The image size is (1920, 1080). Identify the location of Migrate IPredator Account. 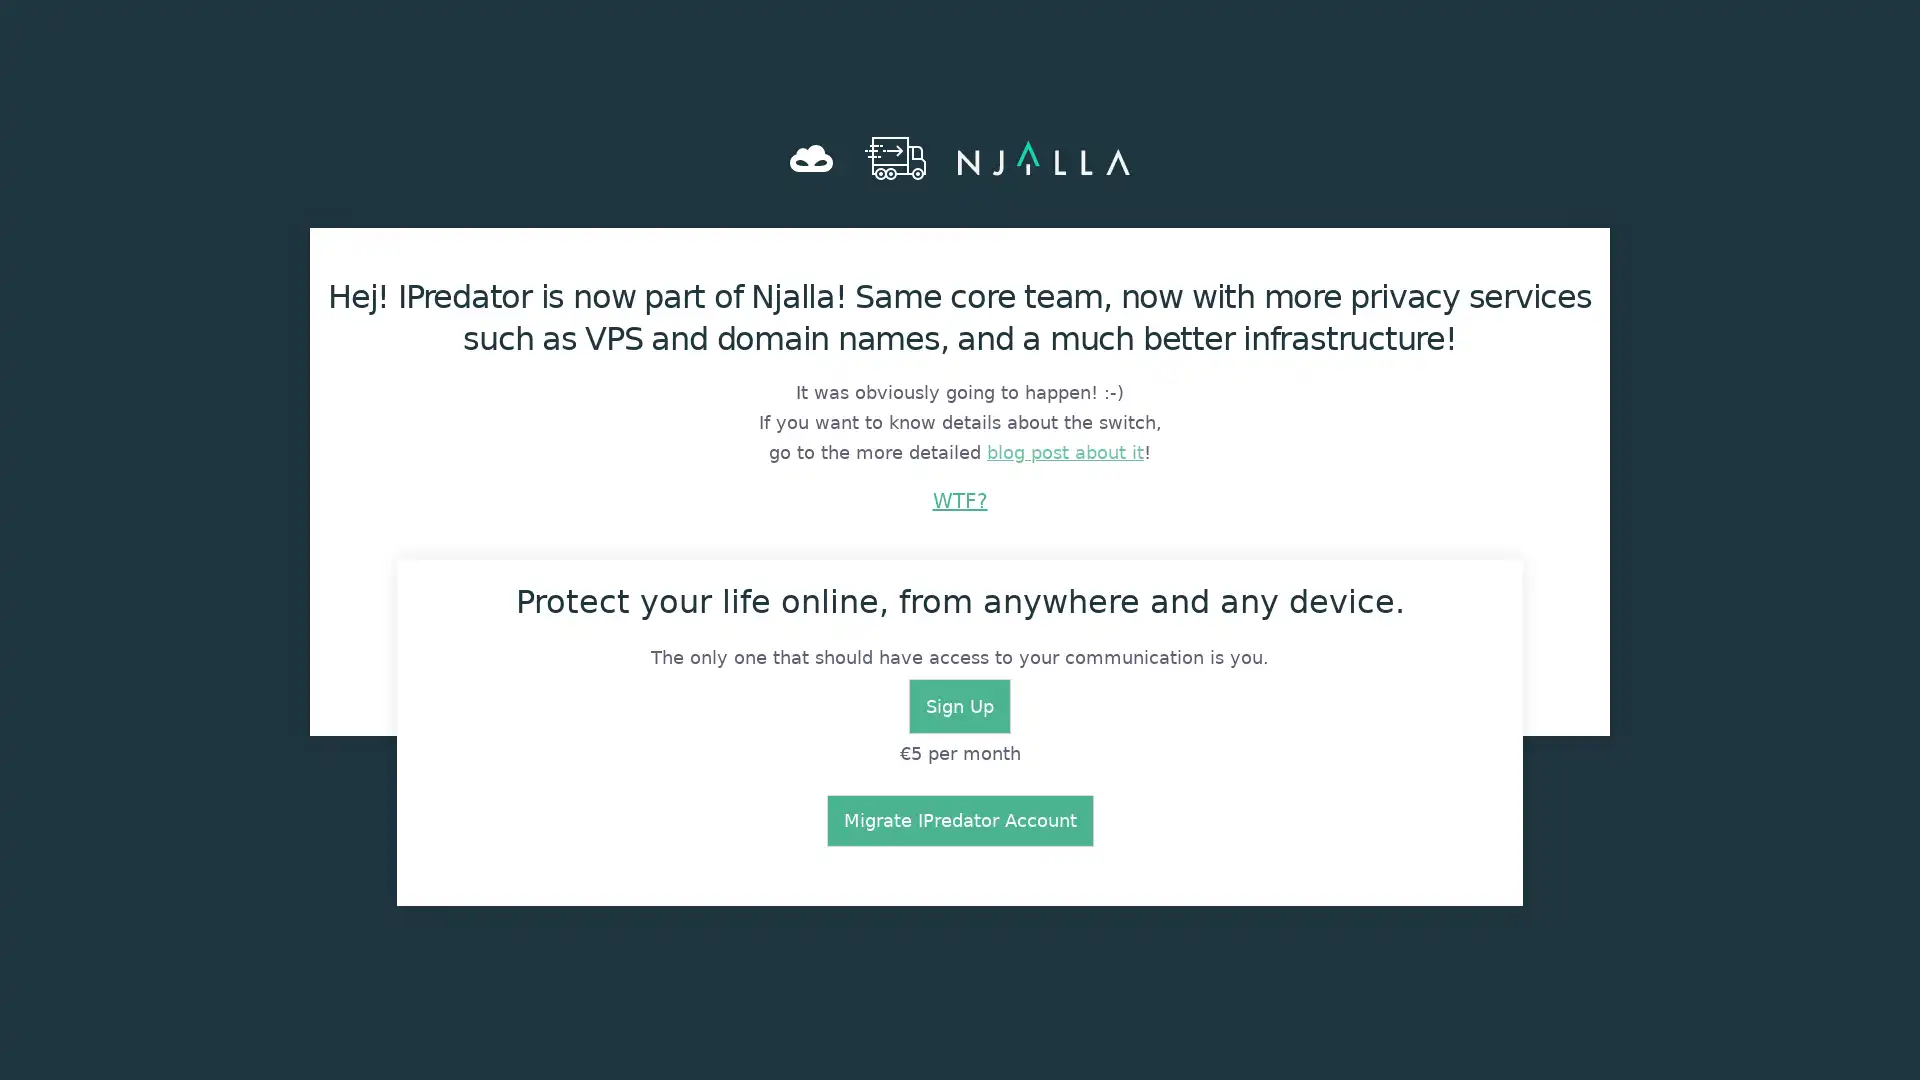
(958, 821).